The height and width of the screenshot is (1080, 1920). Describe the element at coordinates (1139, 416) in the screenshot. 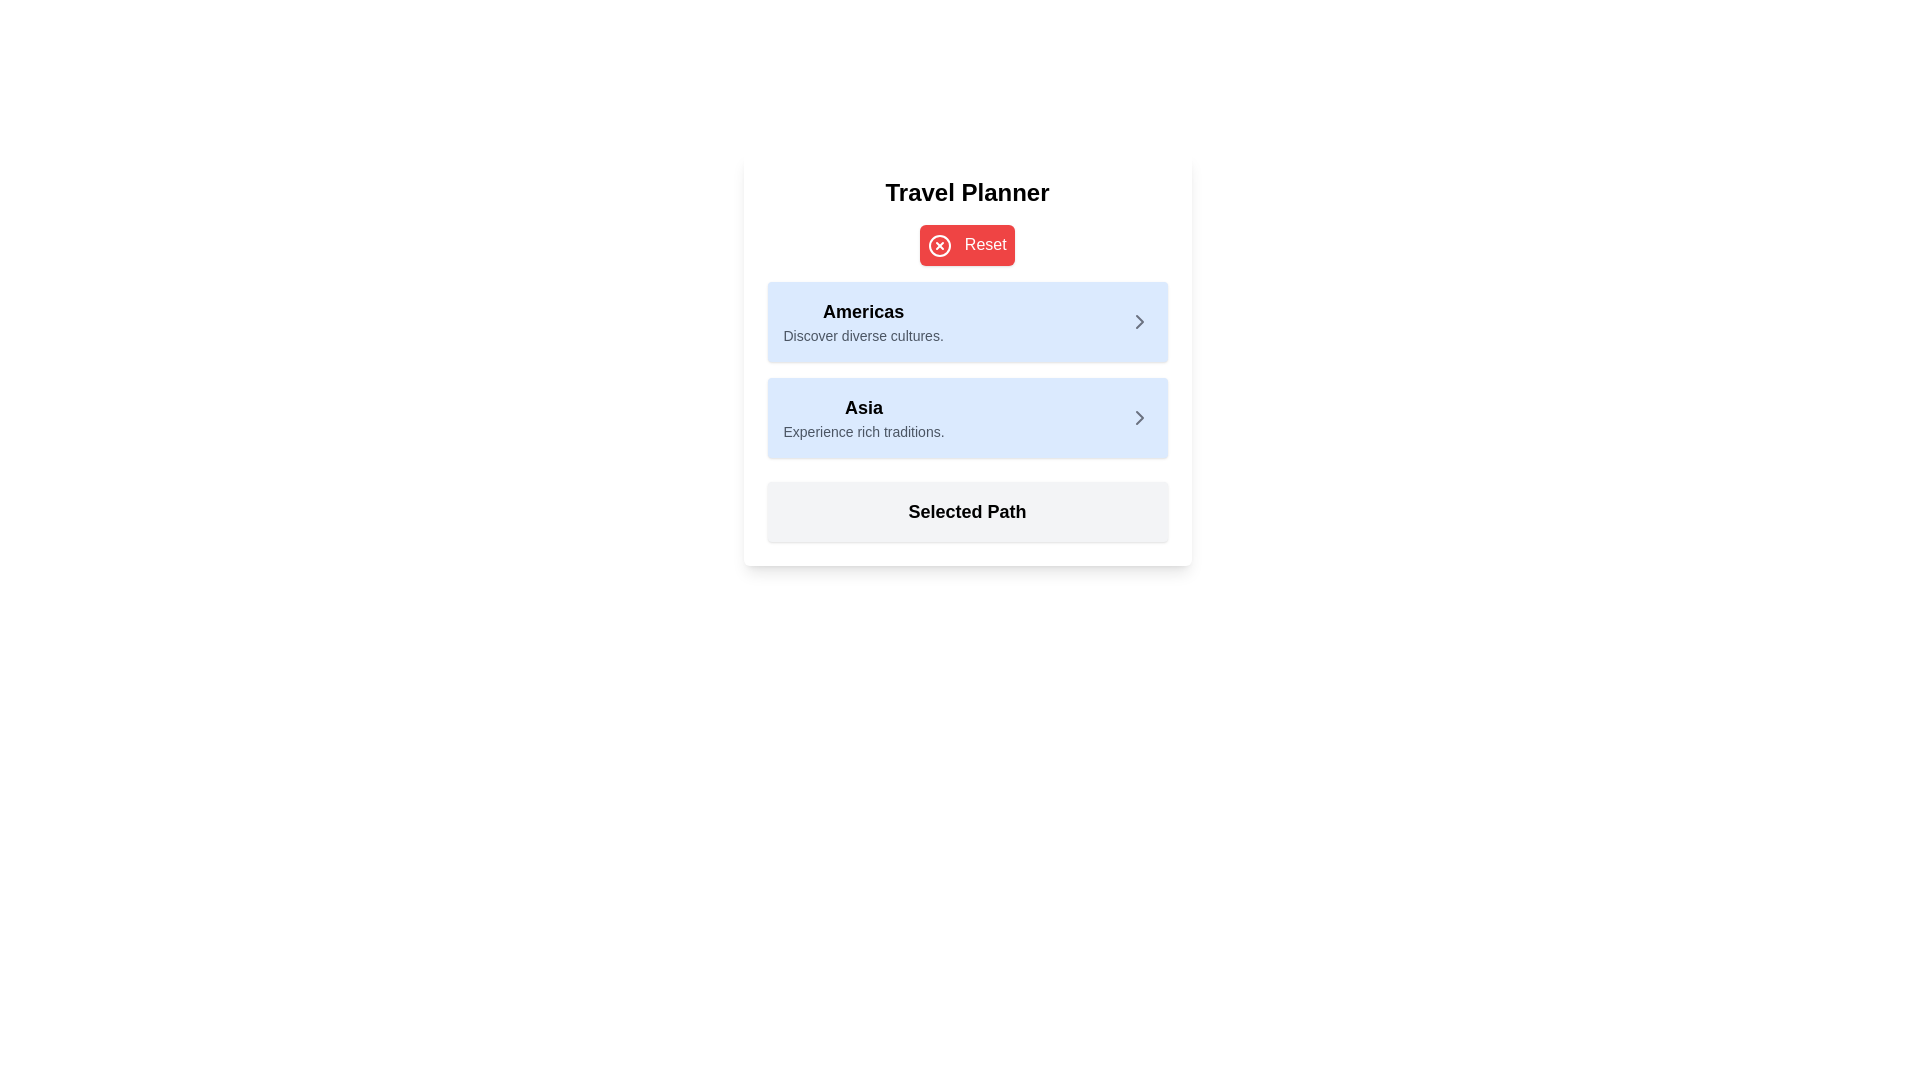

I see `the navigation icon associated with the text 'Asia' located in the second blue box` at that location.